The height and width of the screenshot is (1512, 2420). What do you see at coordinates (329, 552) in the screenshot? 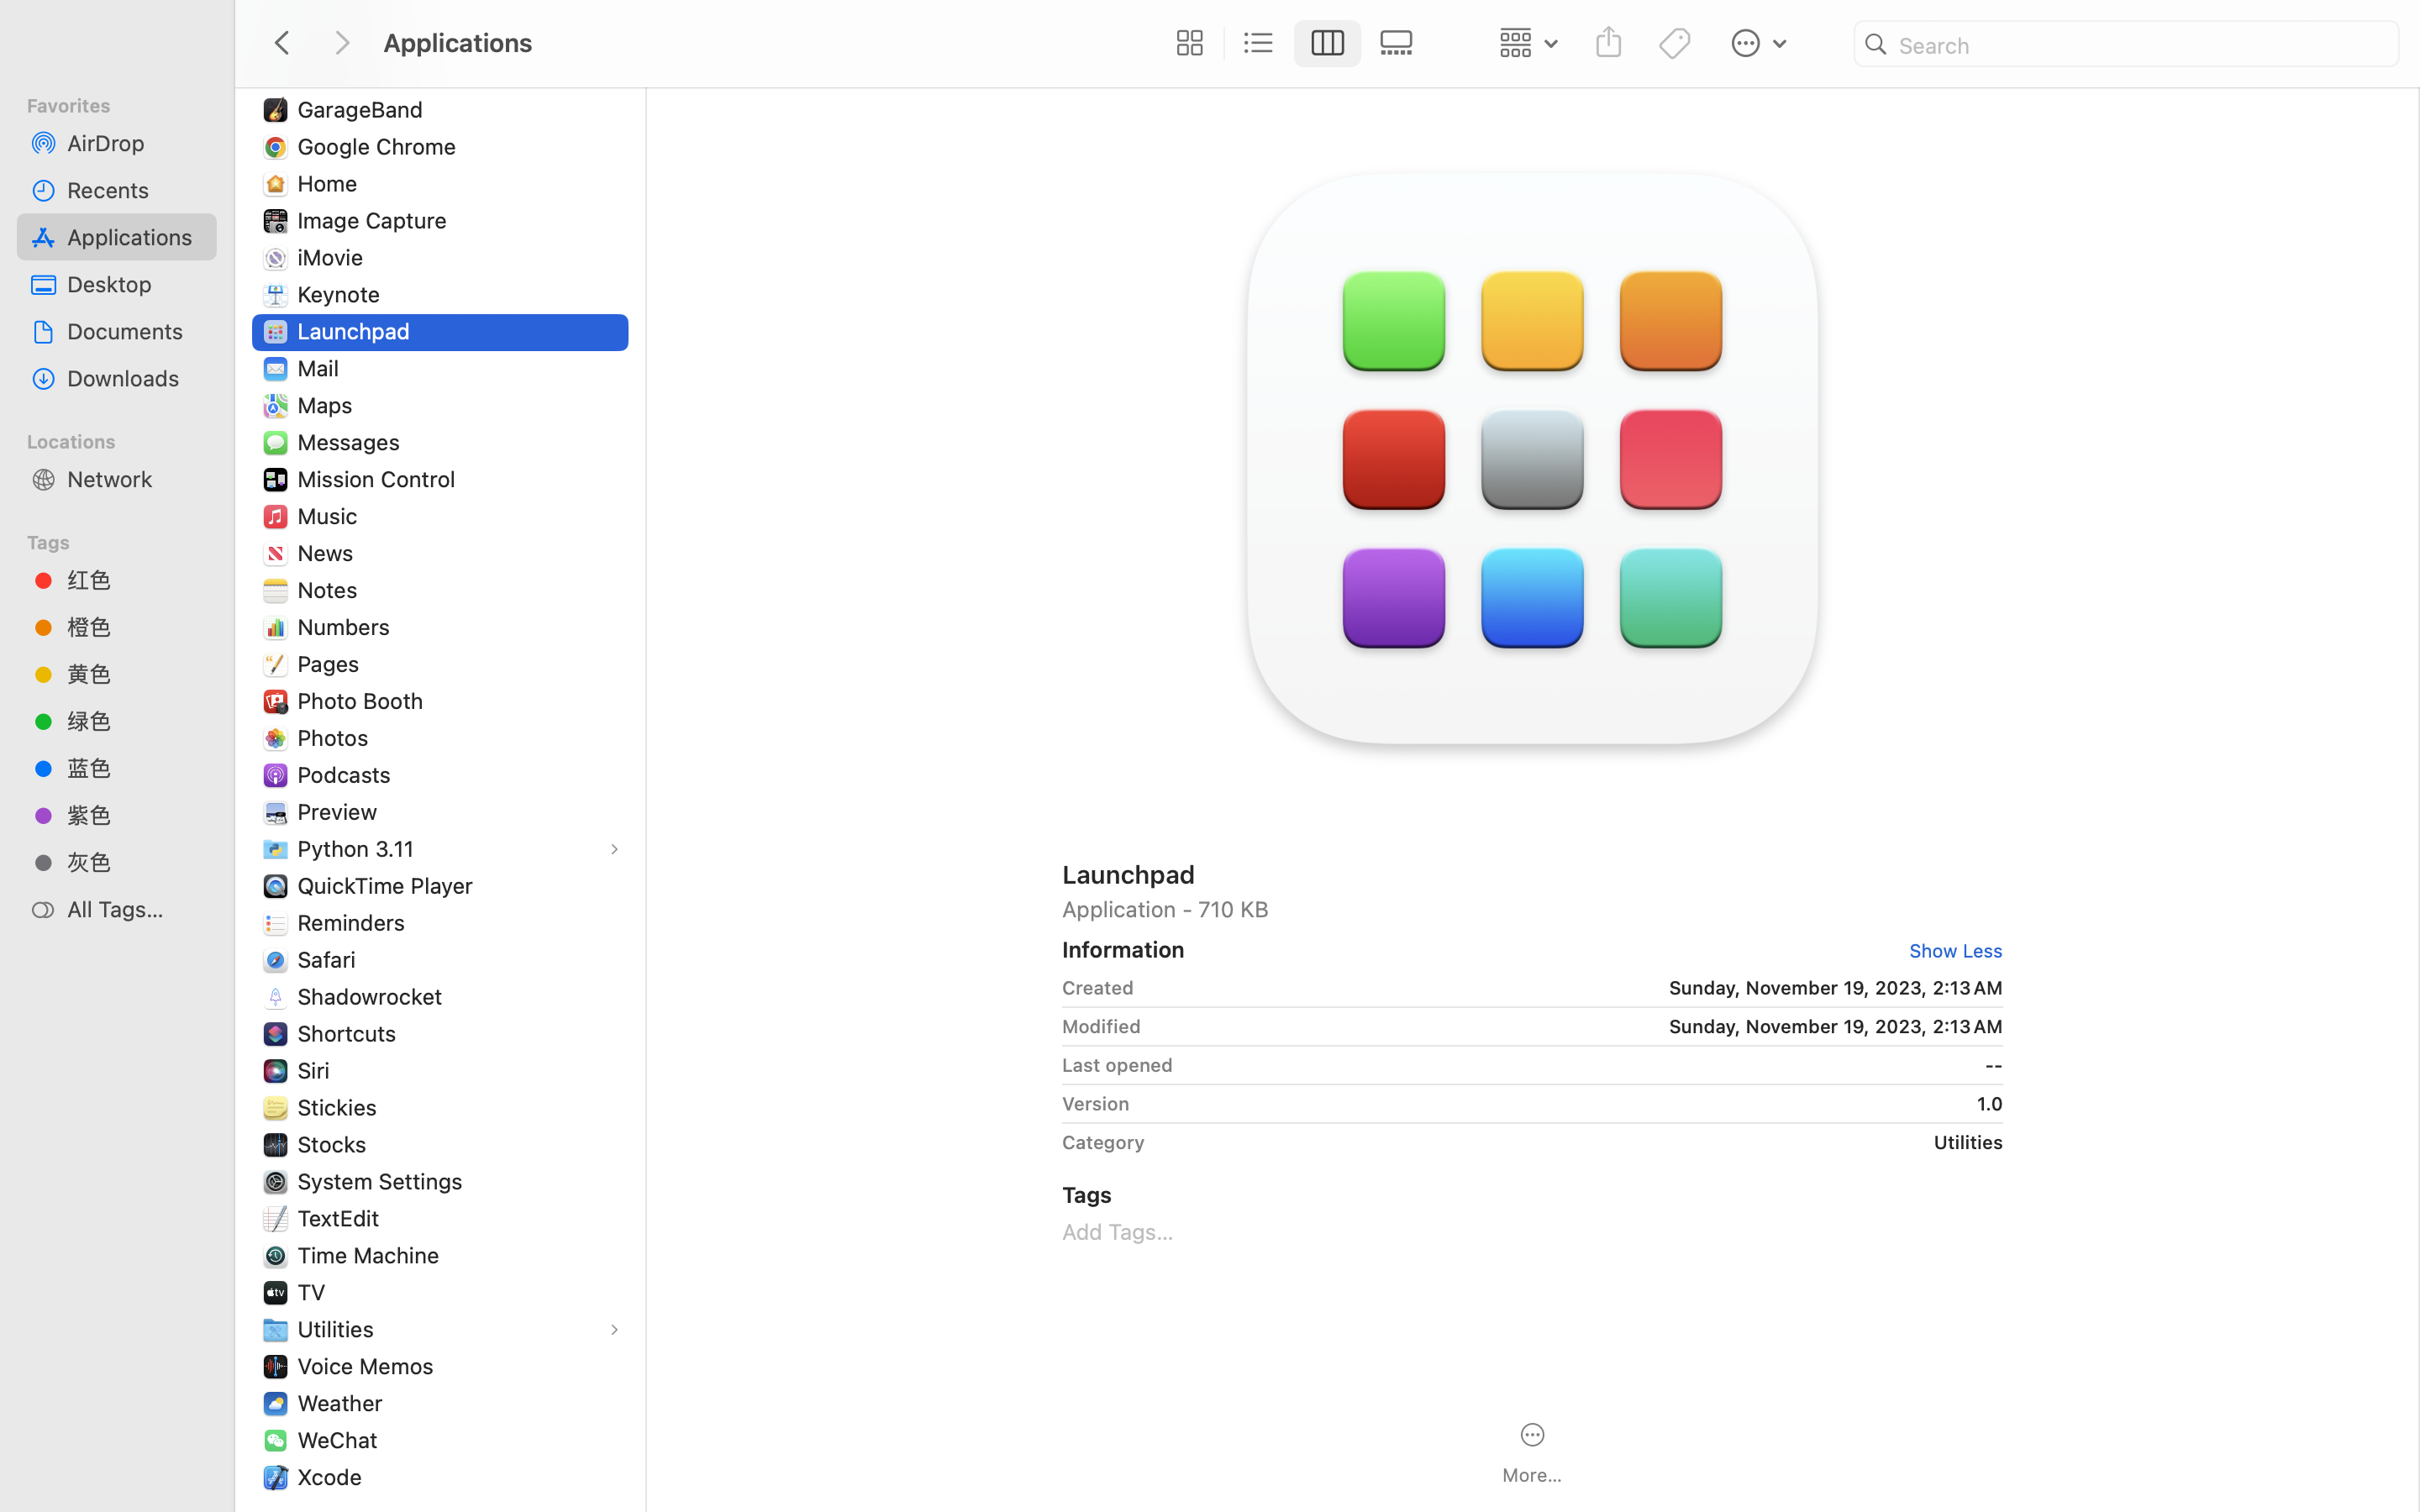
I see `'News'` at bounding box center [329, 552].